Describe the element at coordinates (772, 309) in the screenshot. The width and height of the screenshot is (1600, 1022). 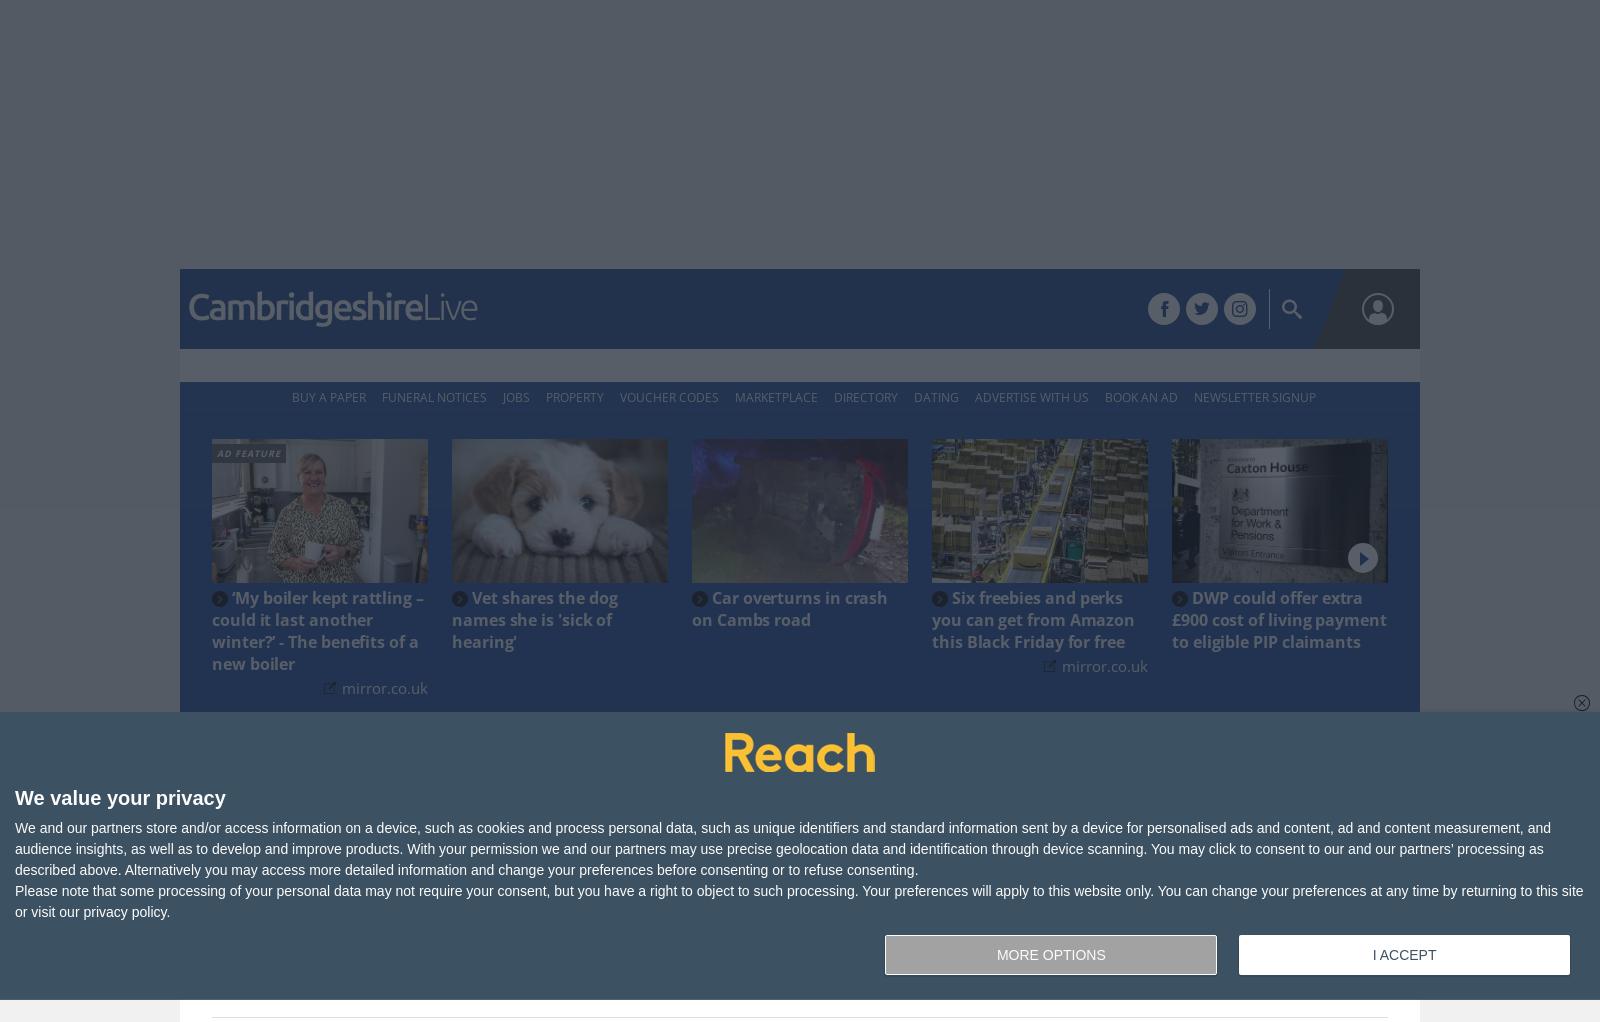
I see `'Peterborough'` at that location.